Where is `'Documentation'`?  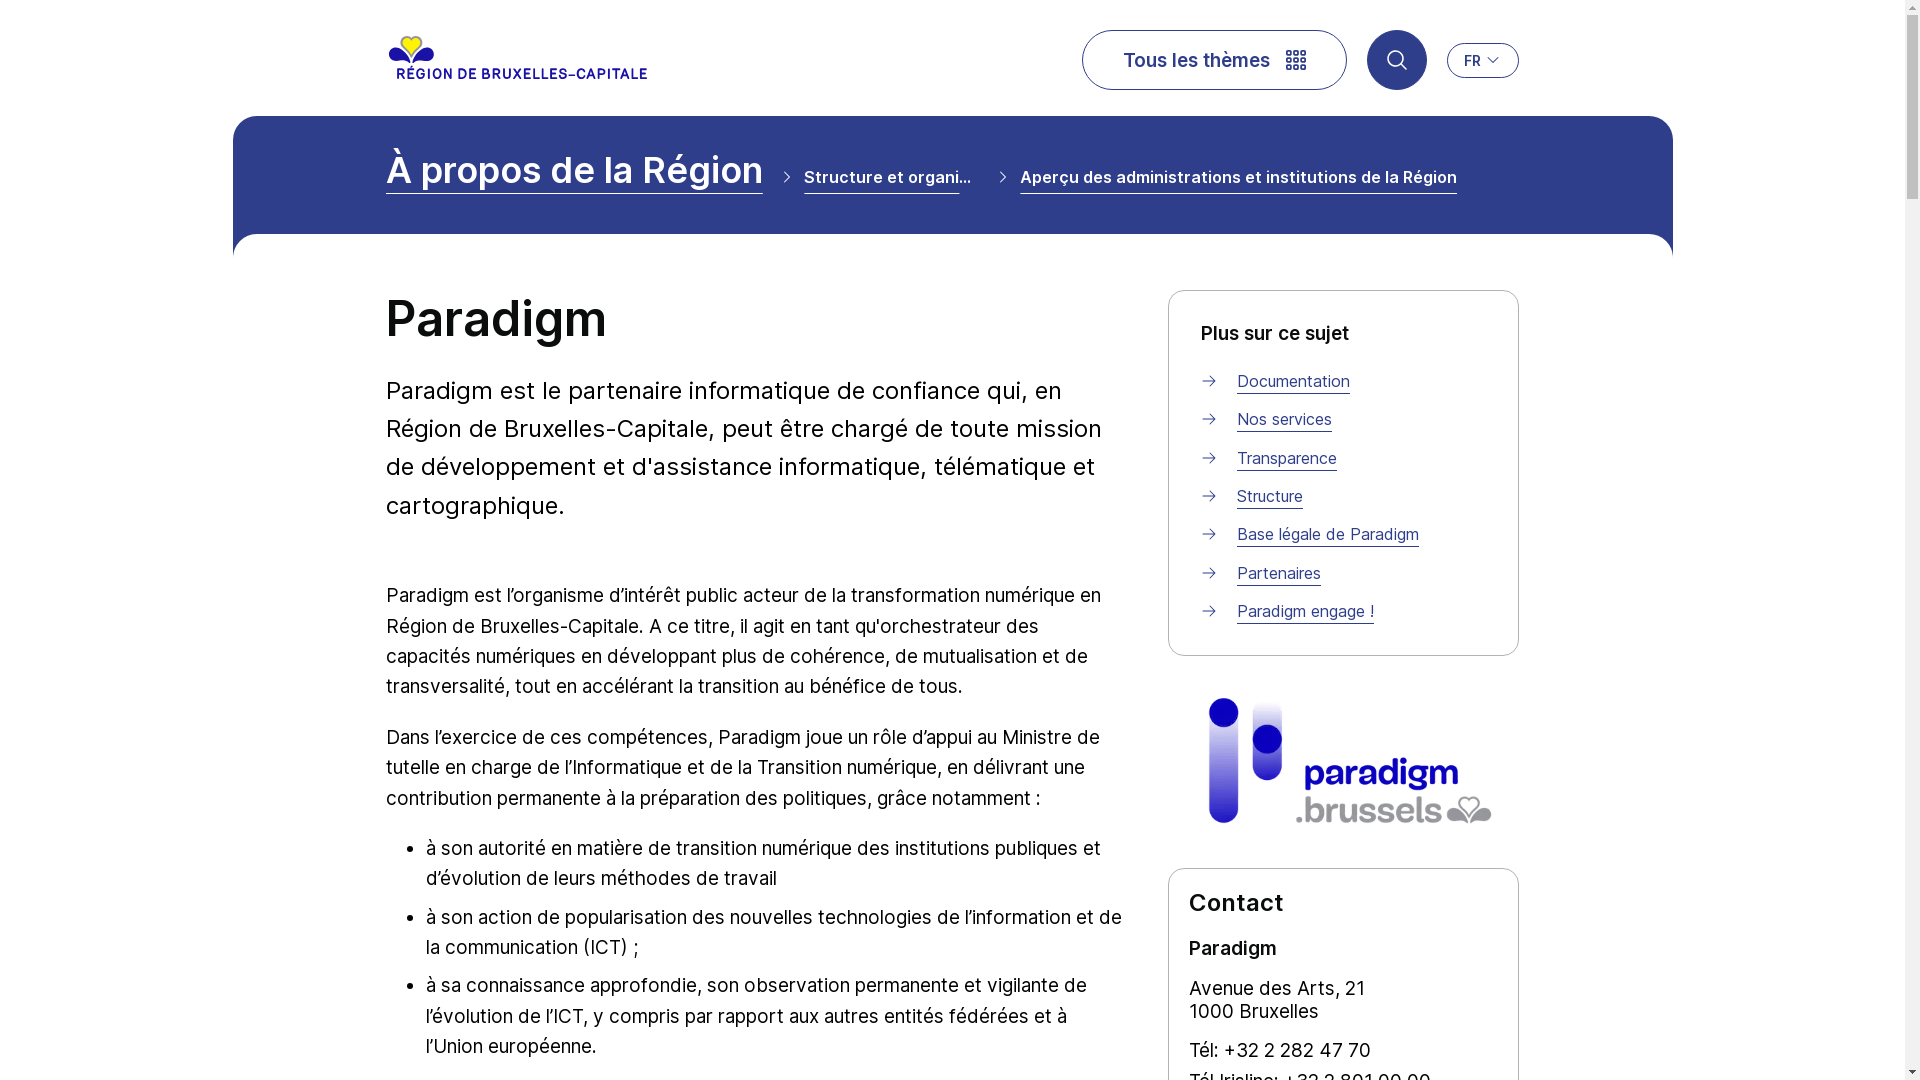 'Documentation' is located at coordinates (1293, 381).